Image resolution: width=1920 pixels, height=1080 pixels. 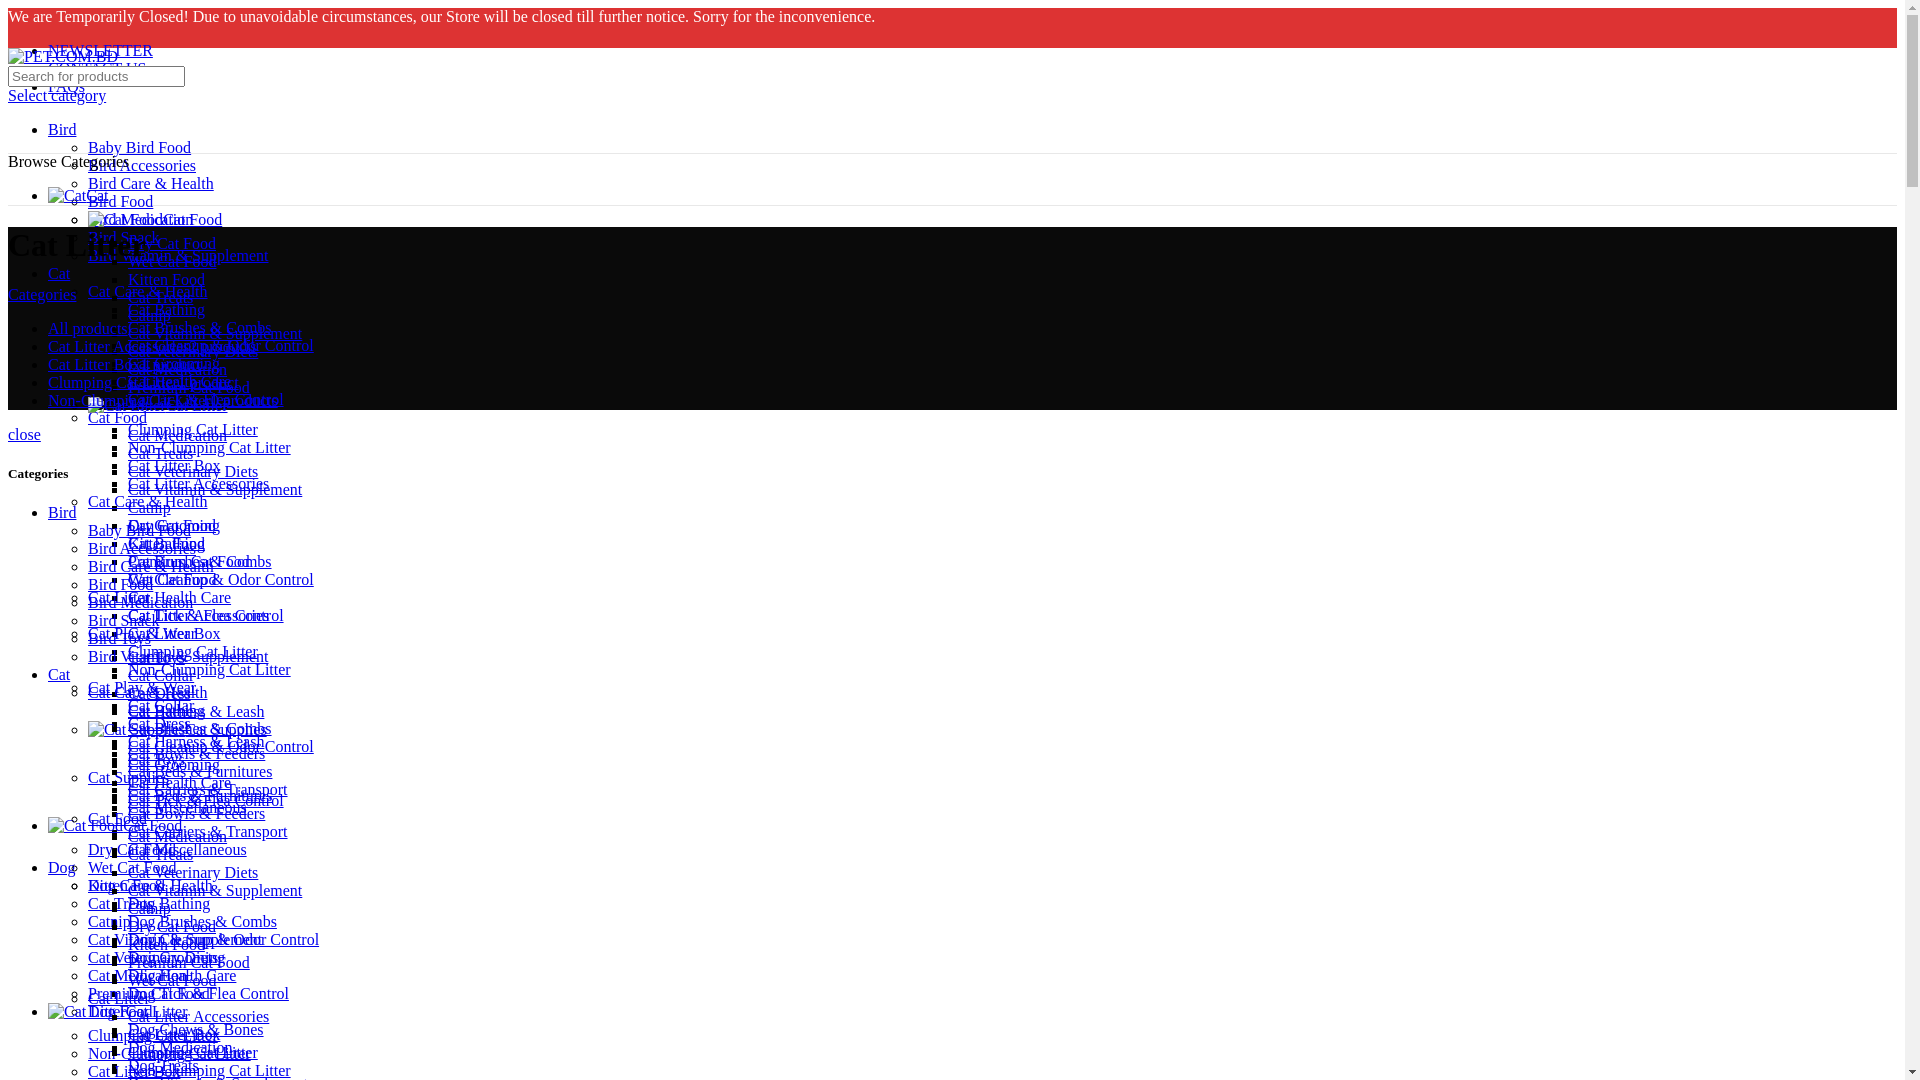 What do you see at coordinates (58, 674) in the screenshot?
I see `'Cat'` at bounding box center [58, 674].